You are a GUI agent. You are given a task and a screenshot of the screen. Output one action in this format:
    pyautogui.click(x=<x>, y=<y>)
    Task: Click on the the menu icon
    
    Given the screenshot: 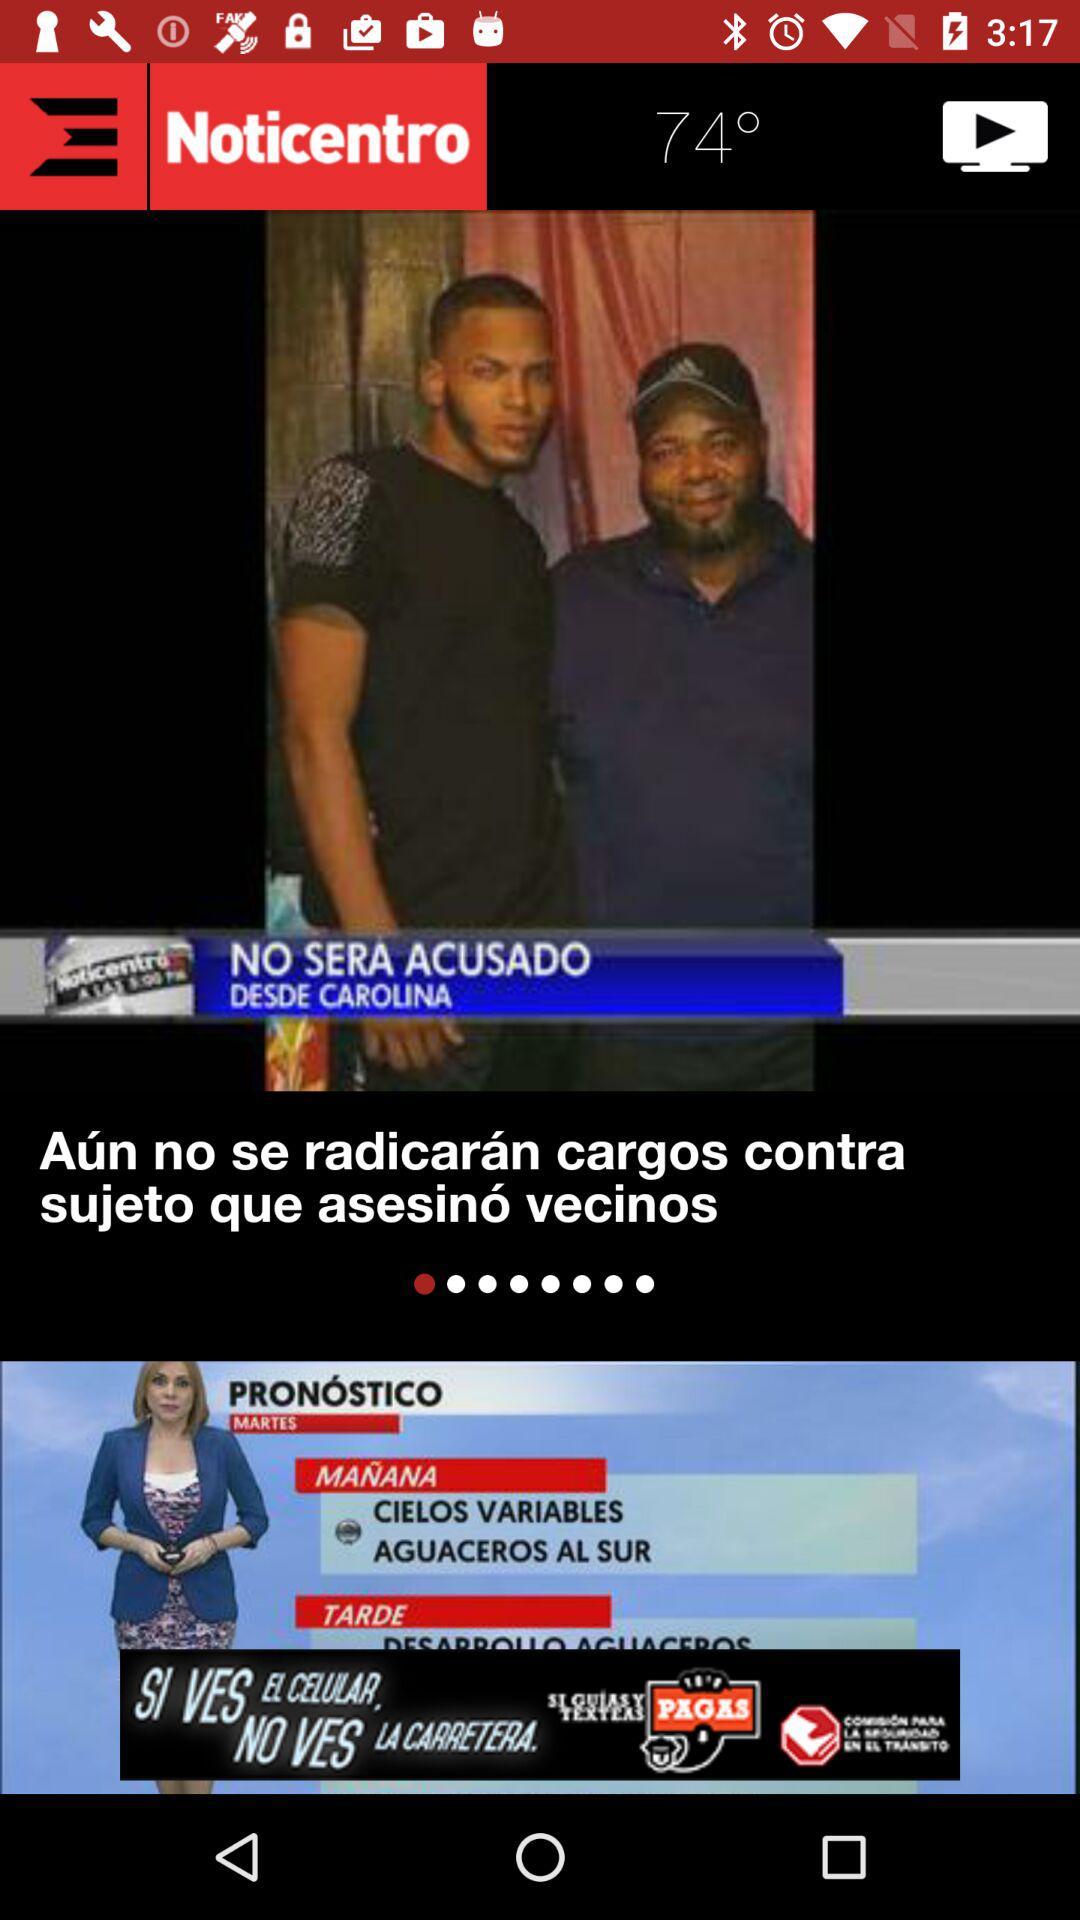 What is the action you would take?
    pyautogui.click(x=72, y=135)
    